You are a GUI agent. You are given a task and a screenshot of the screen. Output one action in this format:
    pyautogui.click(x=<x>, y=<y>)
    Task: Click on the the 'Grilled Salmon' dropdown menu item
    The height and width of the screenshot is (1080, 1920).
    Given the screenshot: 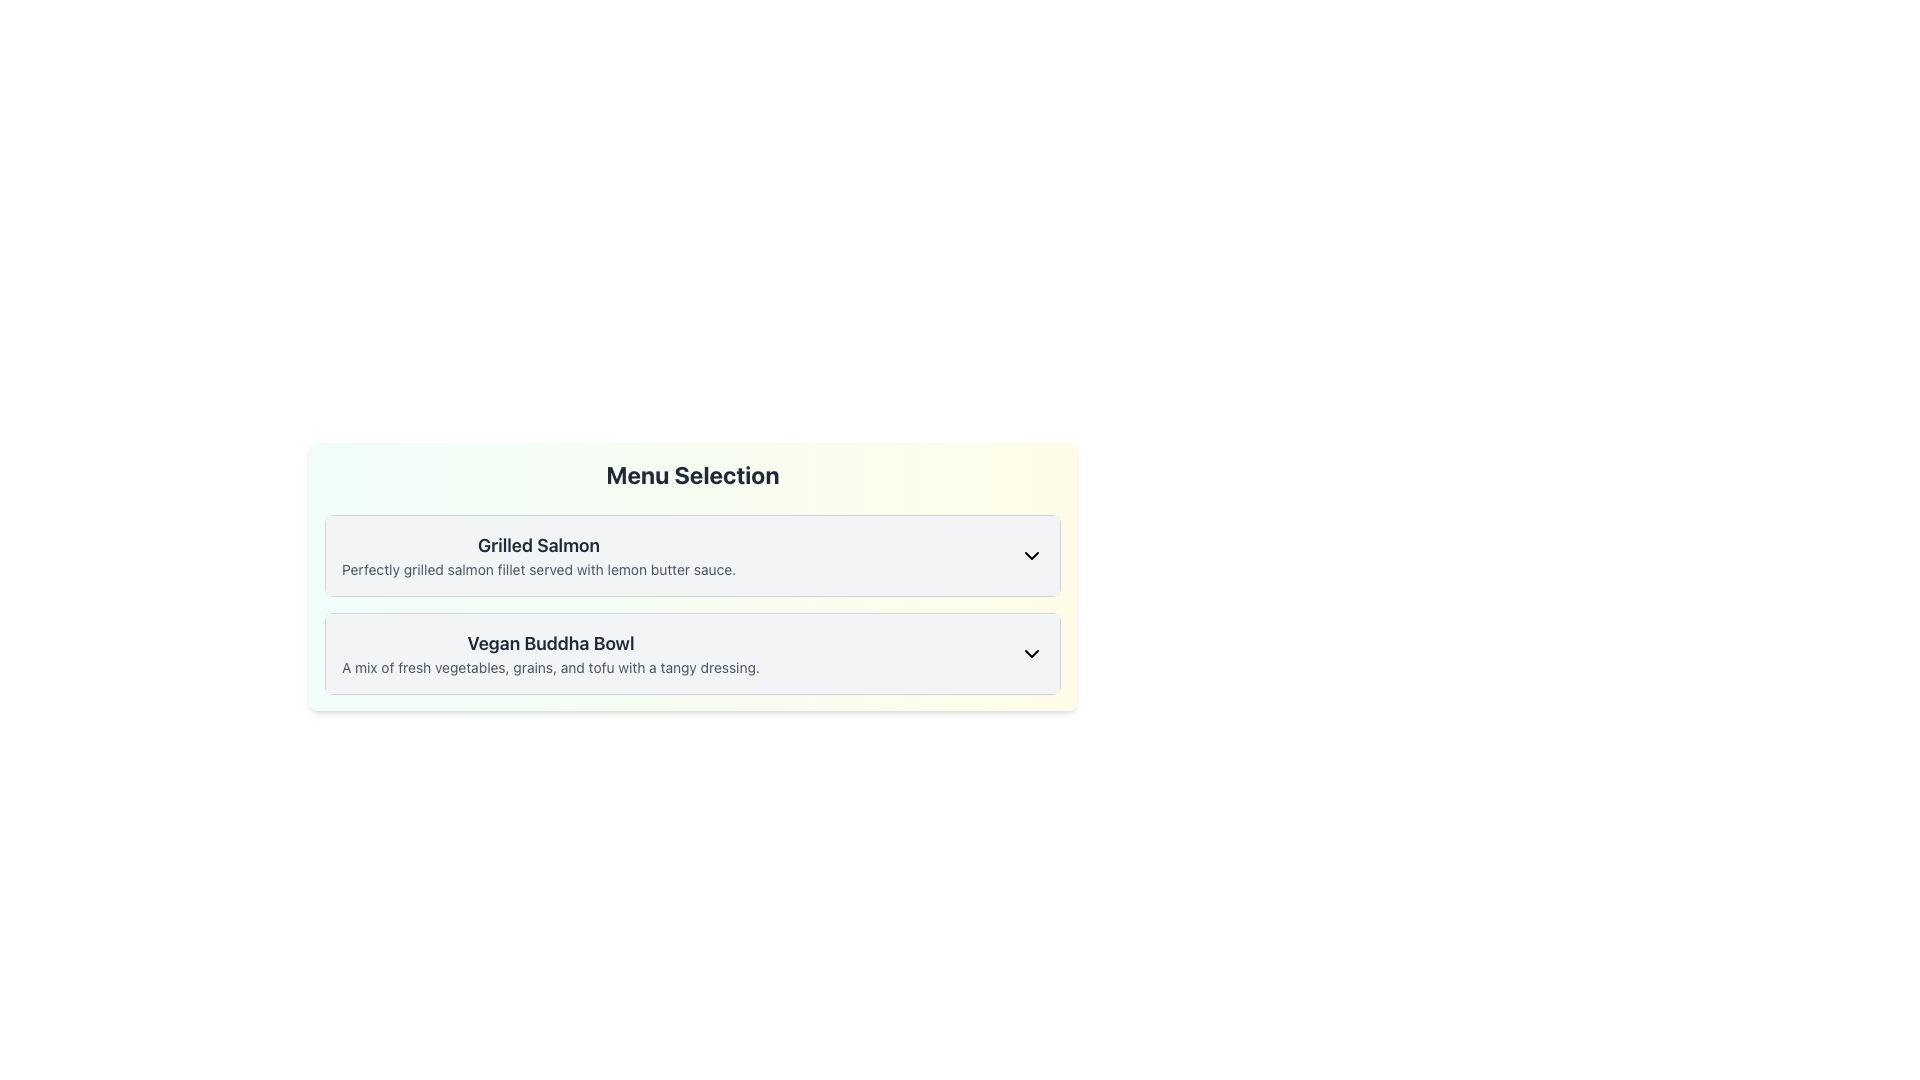 What is the action you would take?
    pyautogui.click(x=692, y=555)
    